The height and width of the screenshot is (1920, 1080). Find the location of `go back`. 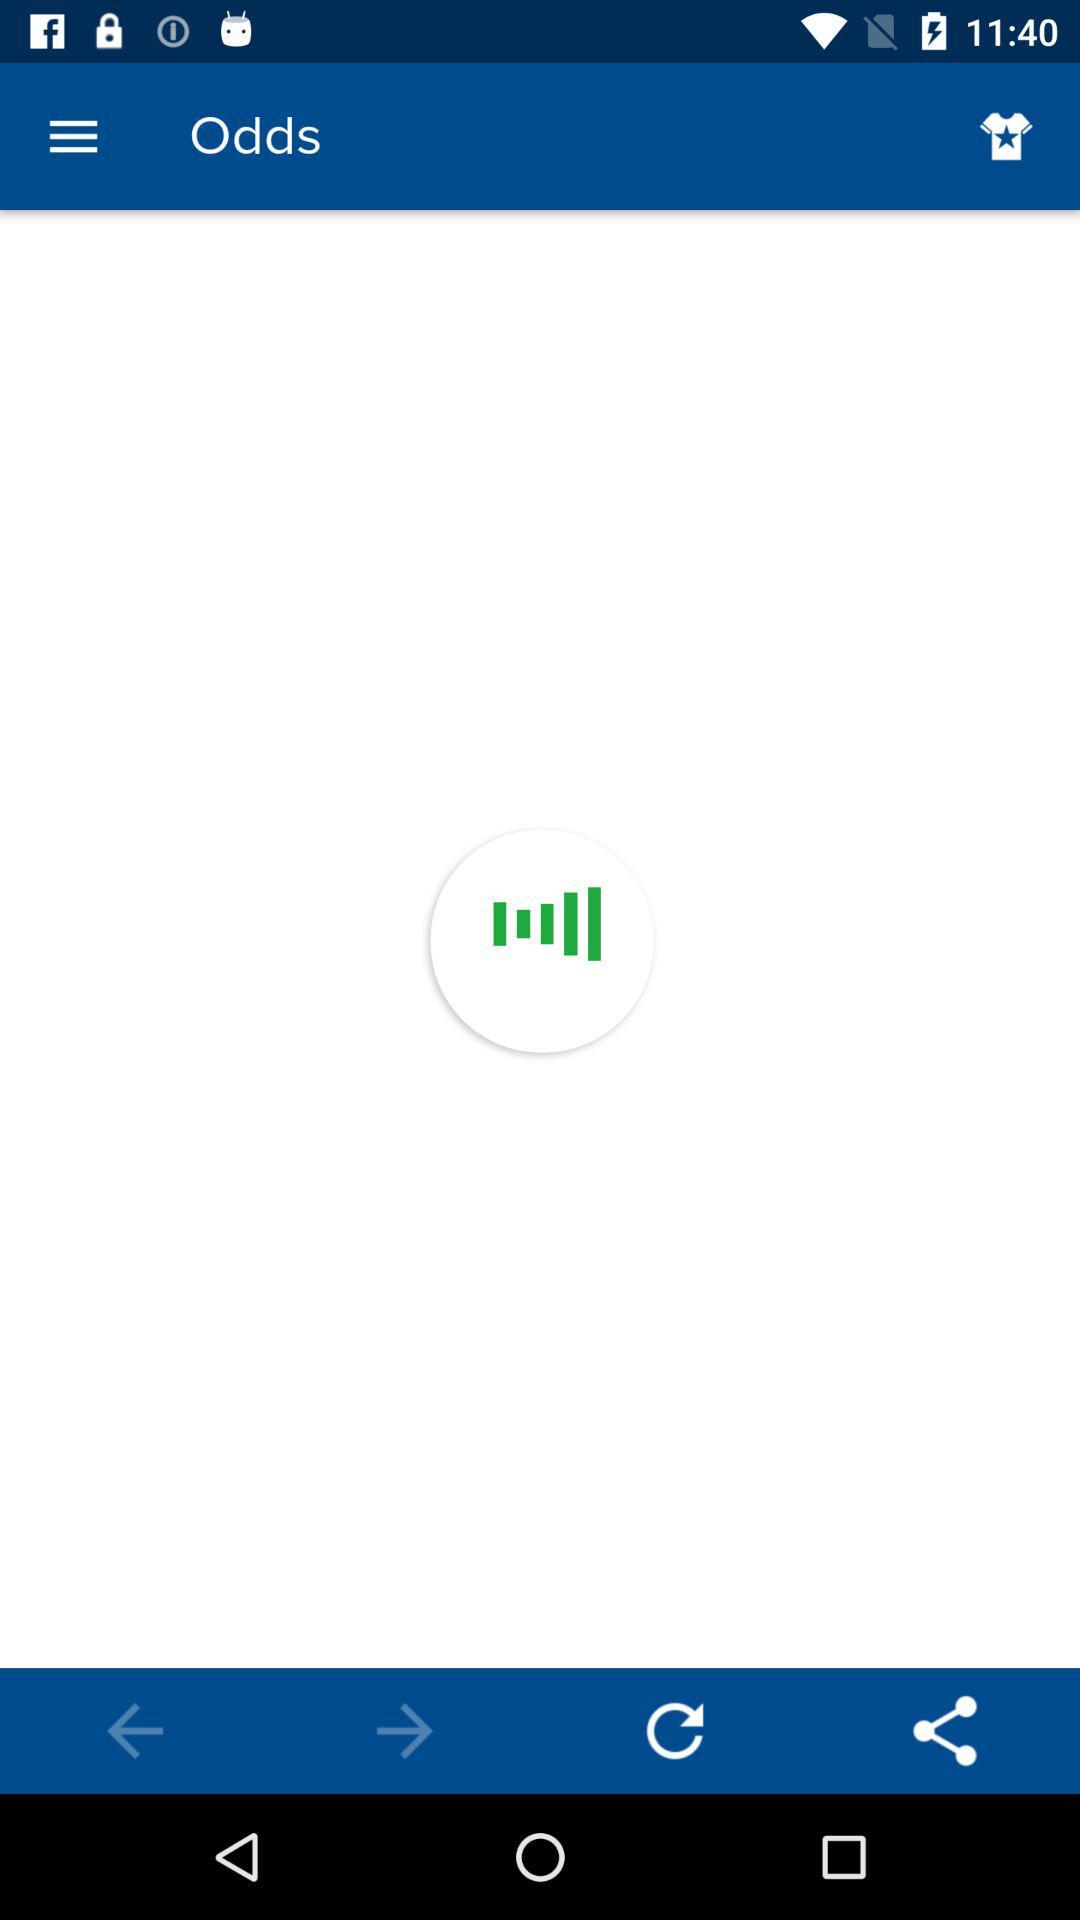

go back is located at coordinates (945, 1730).